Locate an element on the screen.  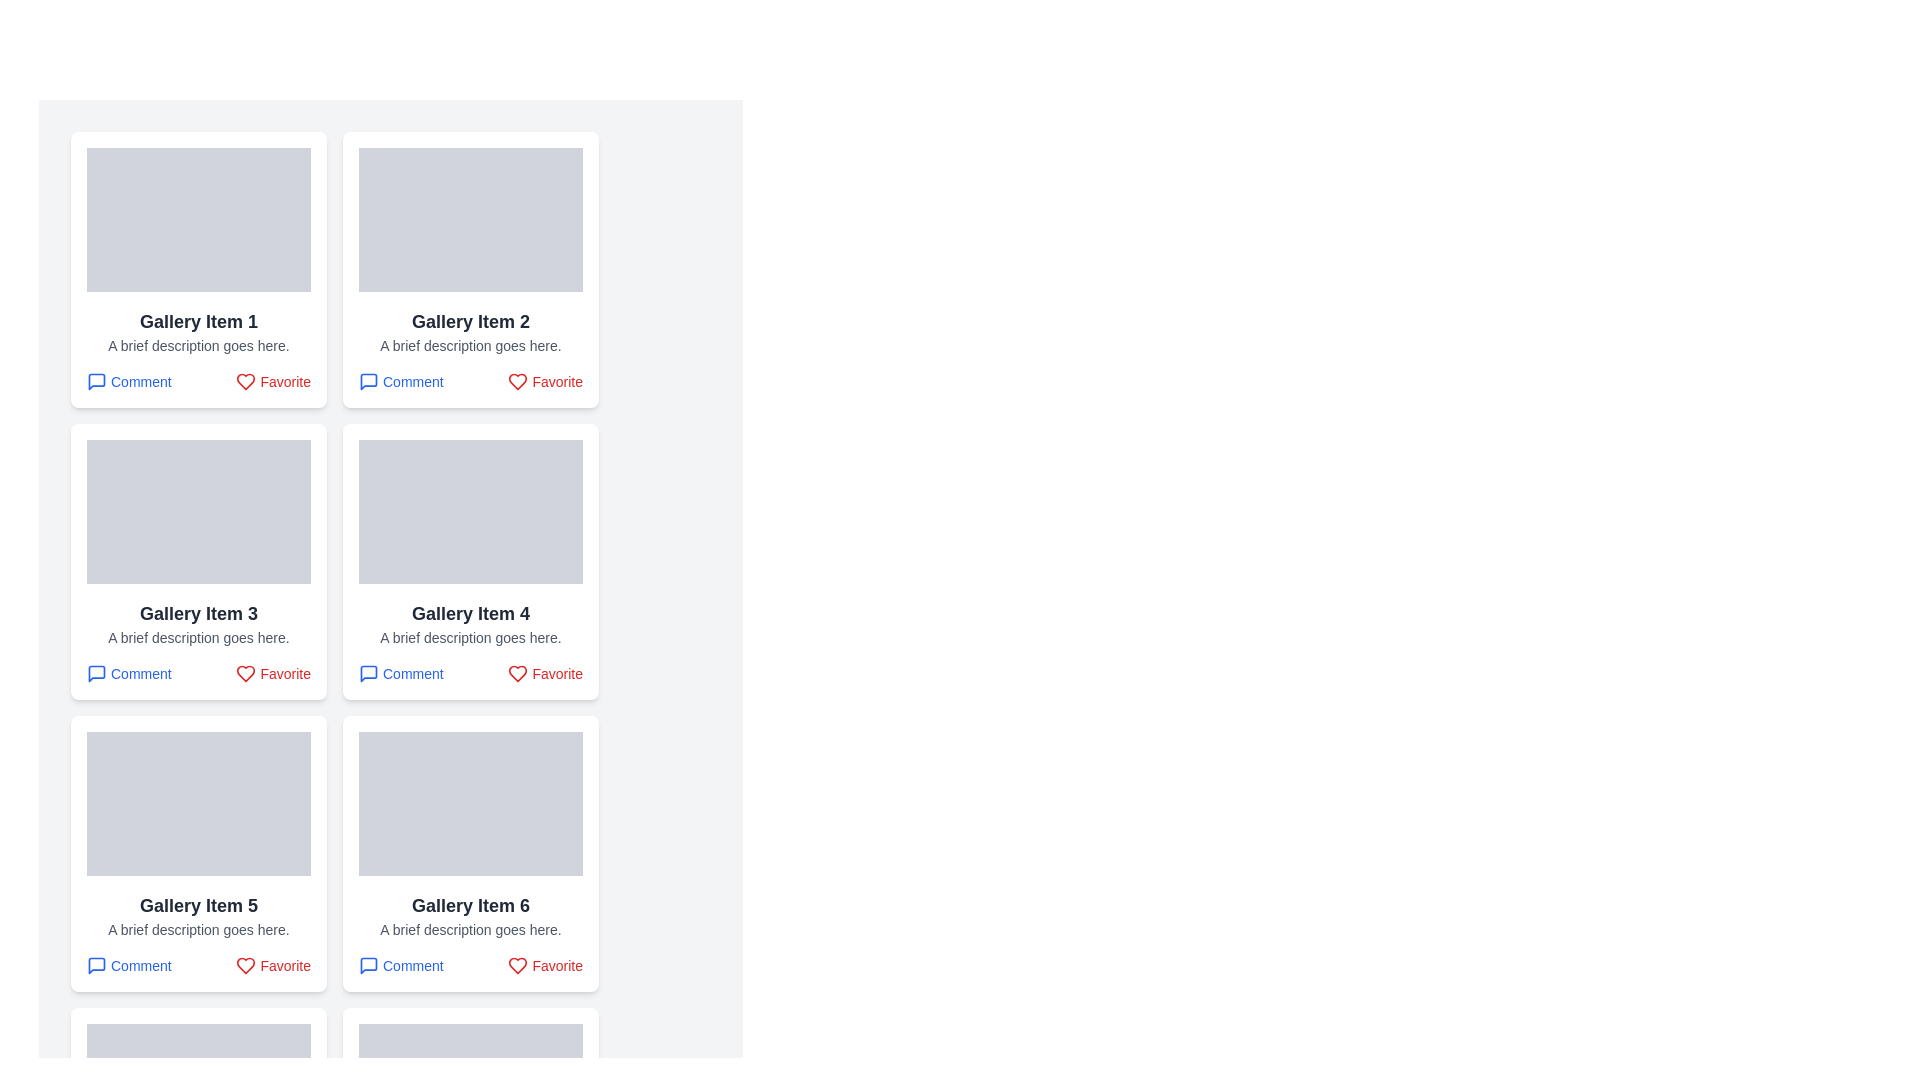
the comment bubble icon located at the bottom of the sixth gallery card, adjacent to the Favorite icon is located at coordinates (369, 964).